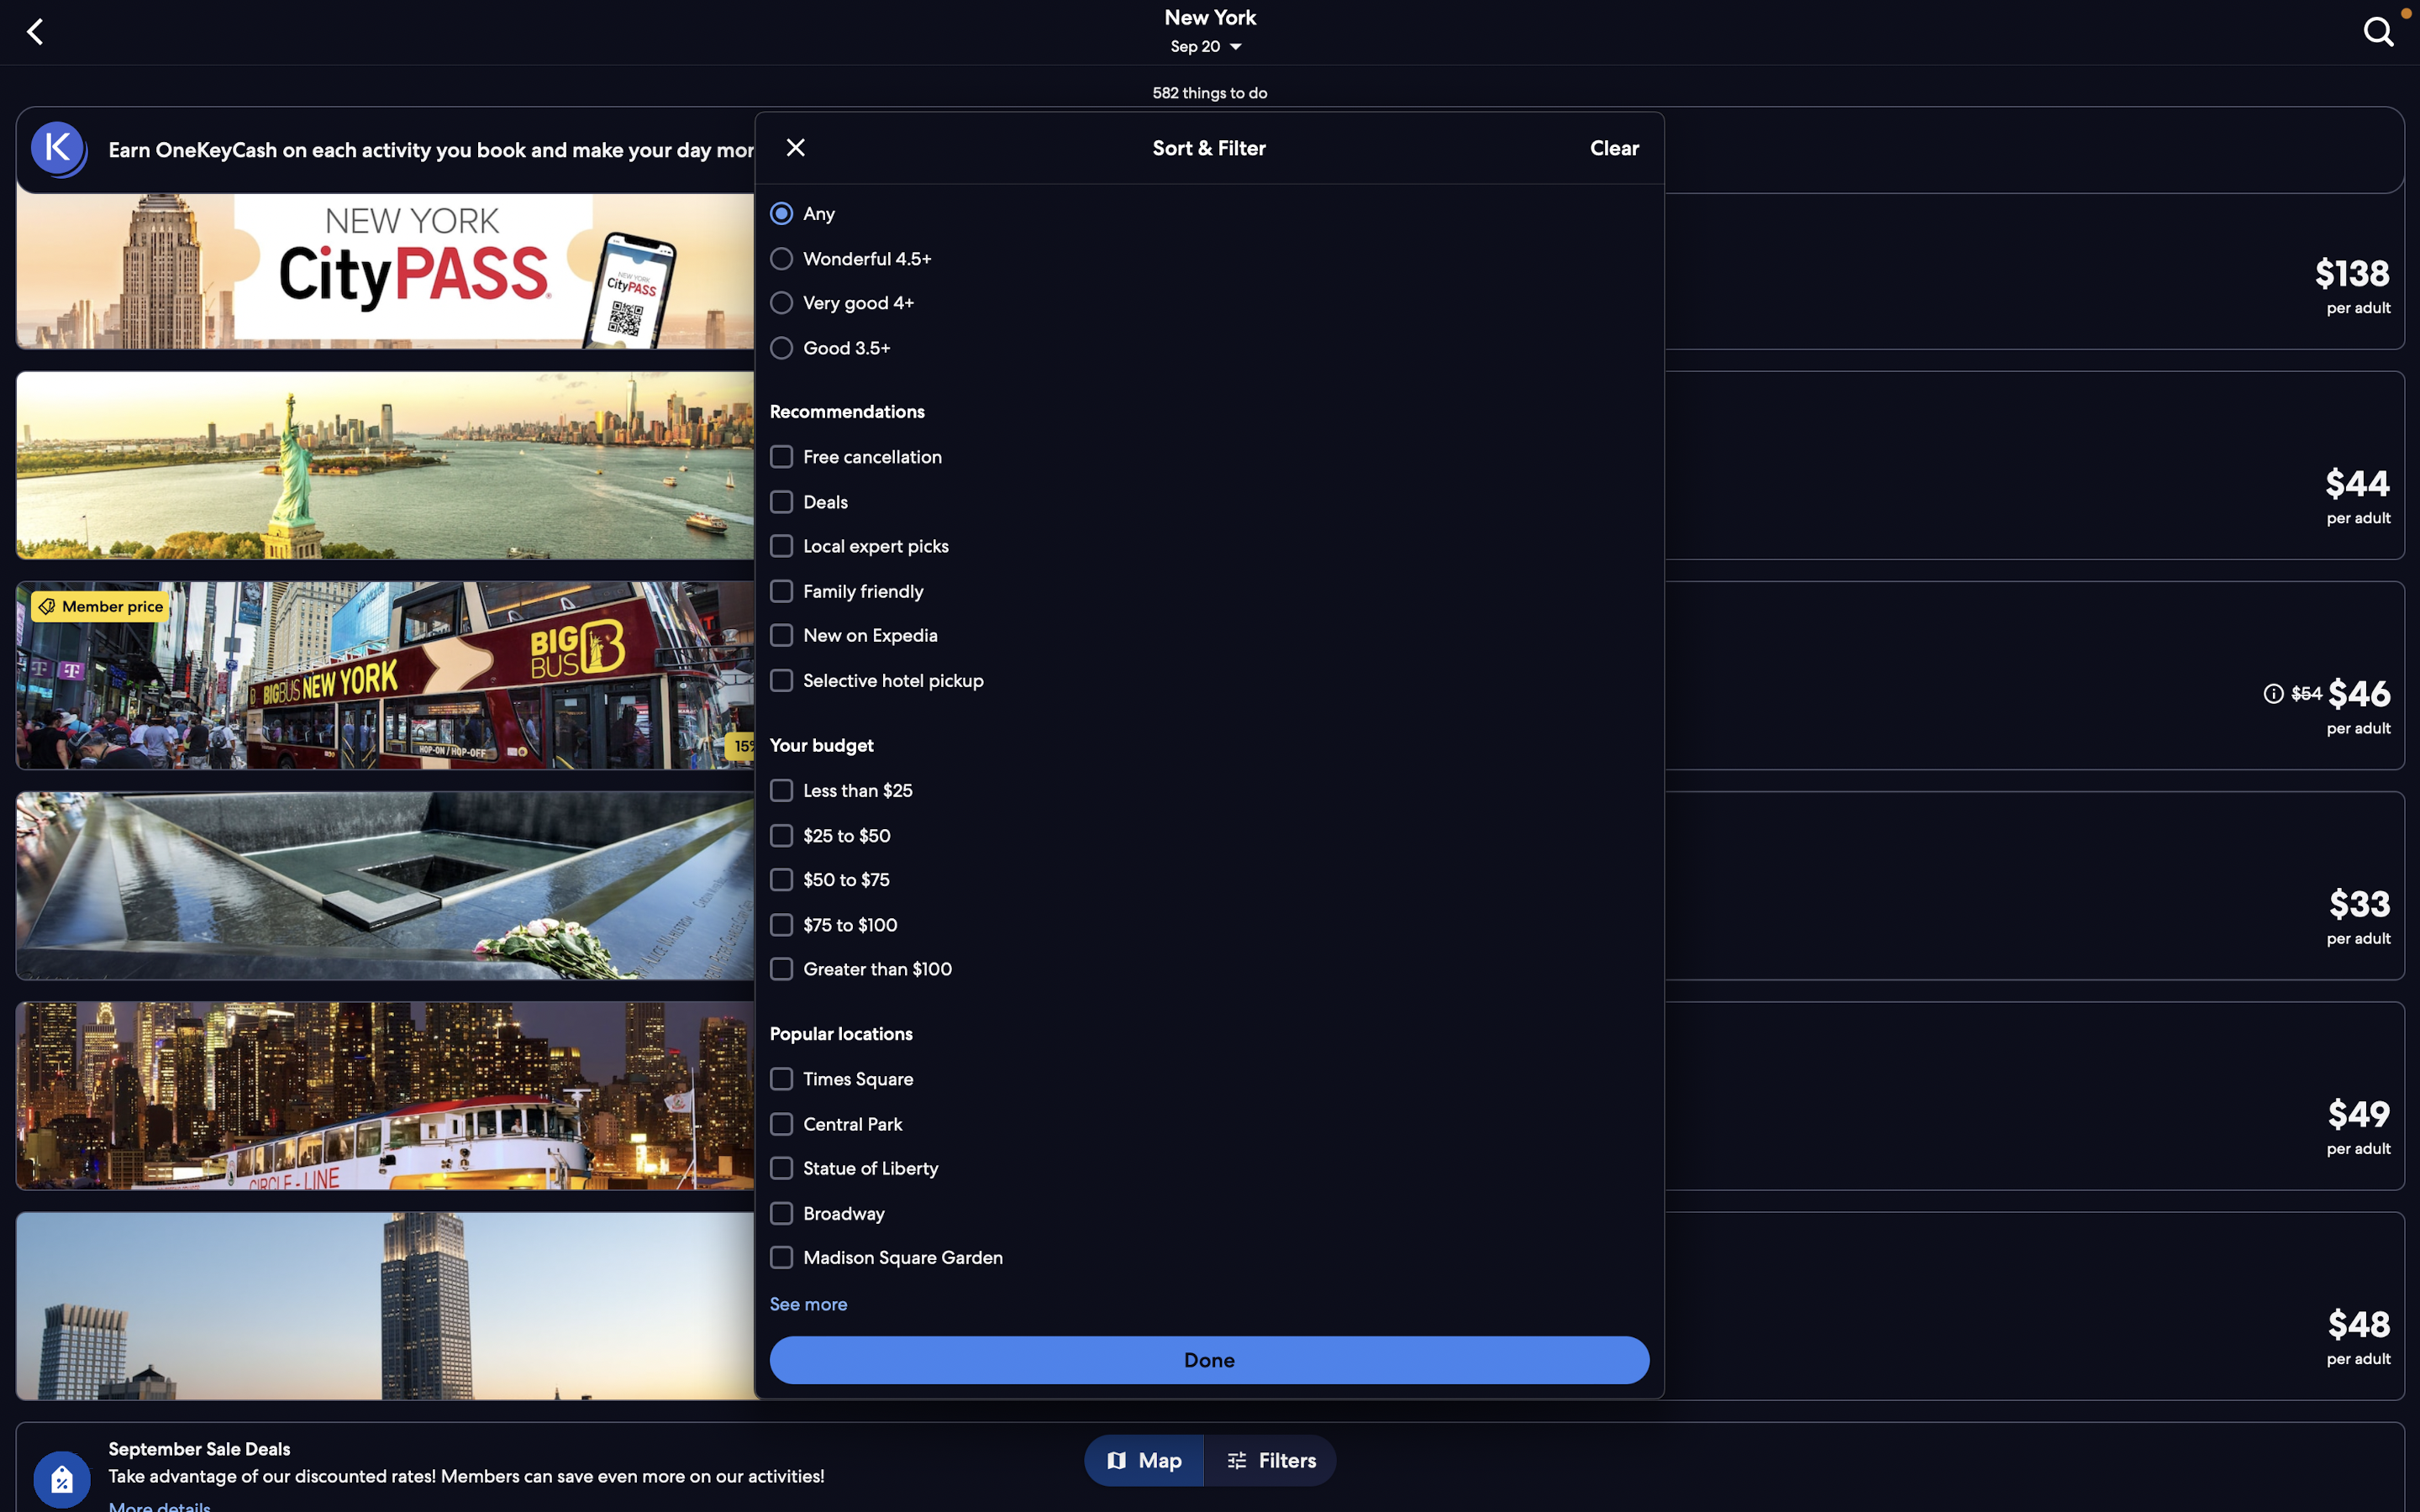 Image resolution: width=2420 pixels, height=1512 pixels. I want to click on Filter places near "Broadway", so click(1212, 1255).